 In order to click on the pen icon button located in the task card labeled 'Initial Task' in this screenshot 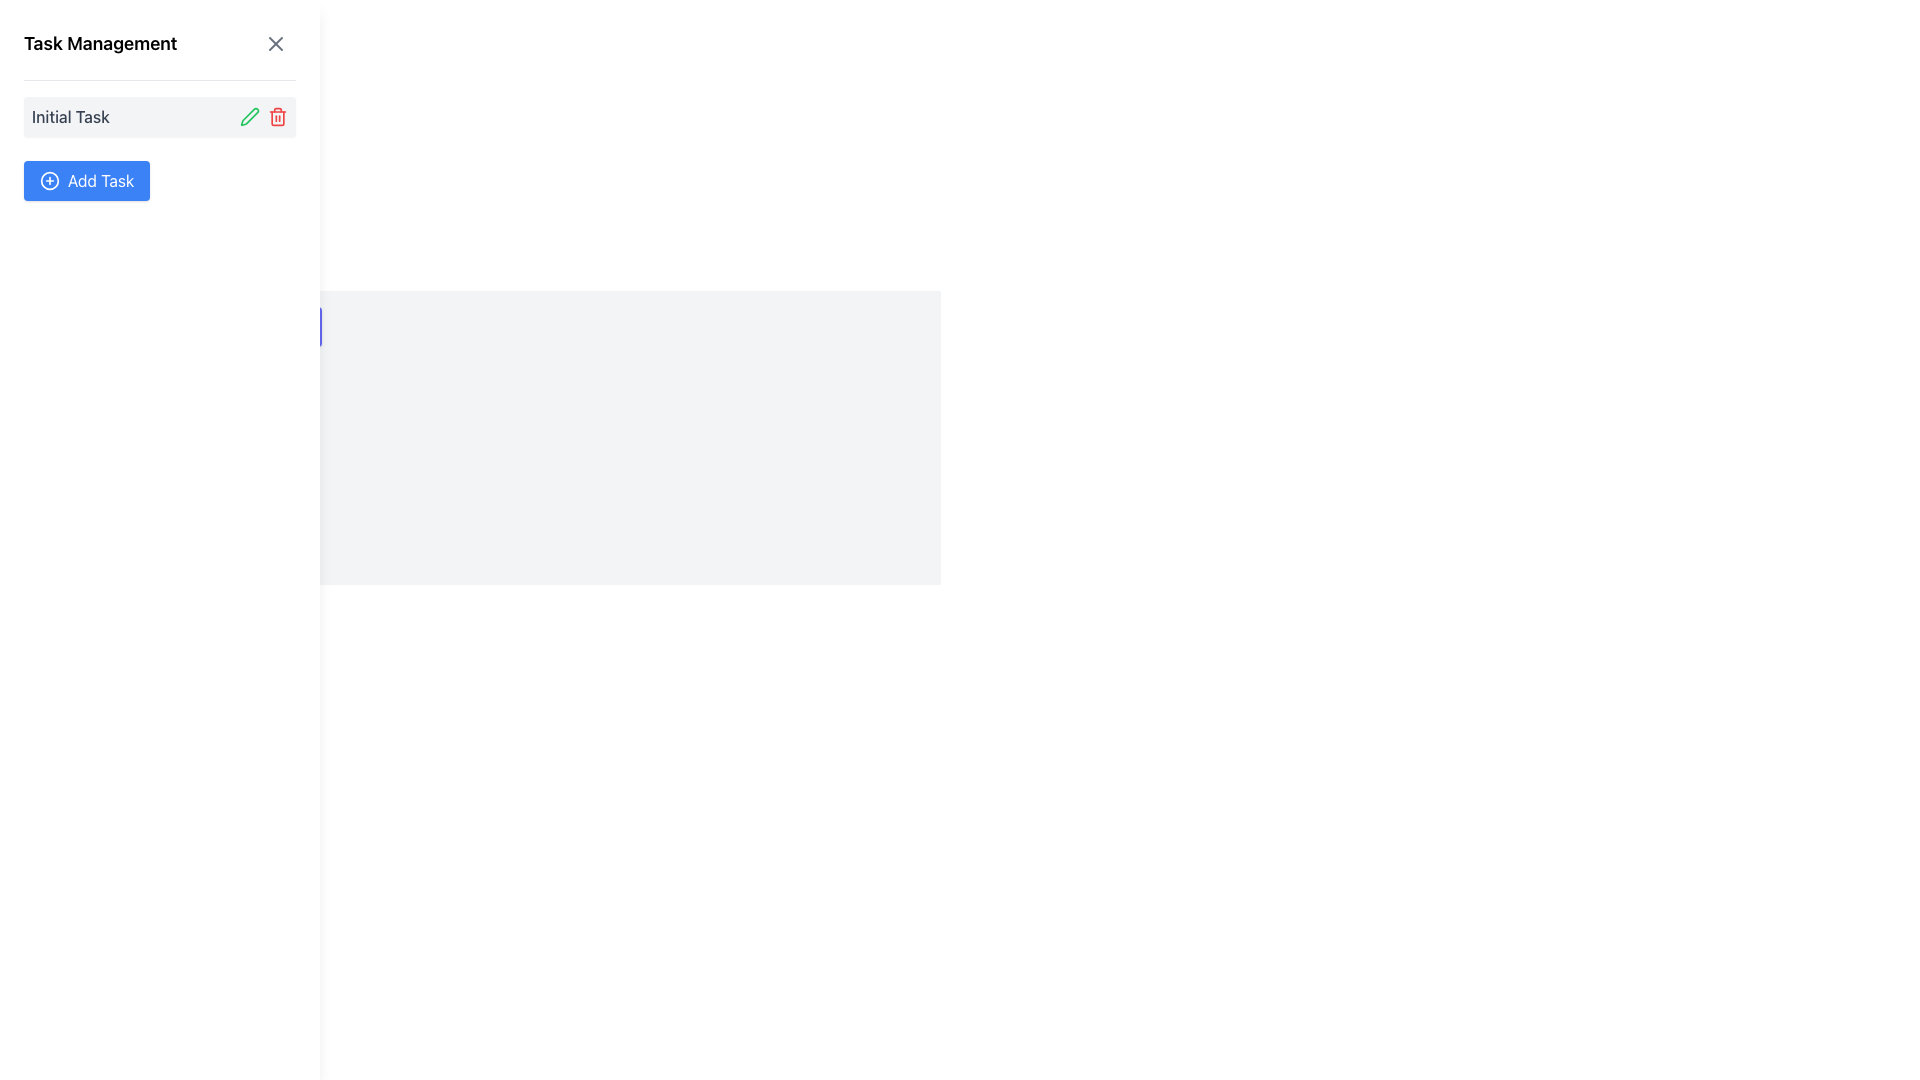, I will do `click(248, 116)`.